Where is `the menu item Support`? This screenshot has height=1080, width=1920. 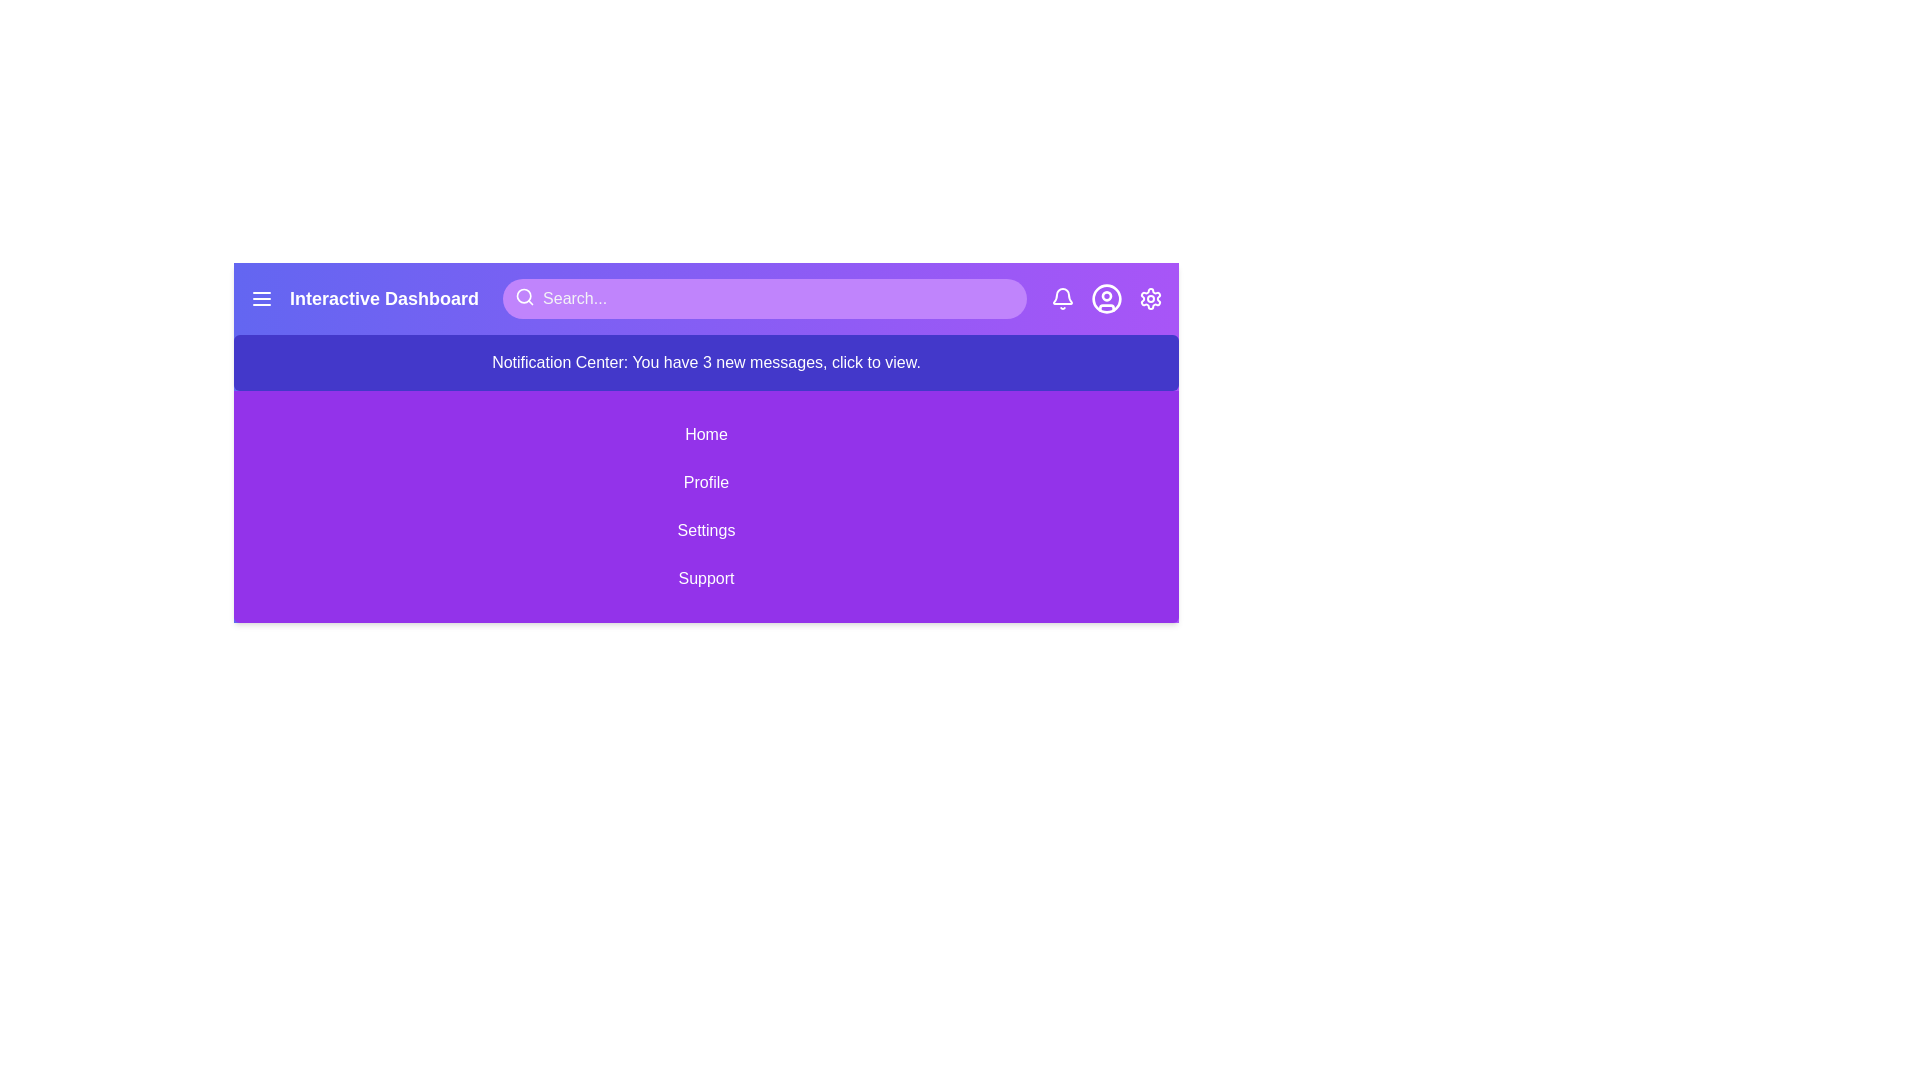
the menu item Support is located at coordinates (706, 578).